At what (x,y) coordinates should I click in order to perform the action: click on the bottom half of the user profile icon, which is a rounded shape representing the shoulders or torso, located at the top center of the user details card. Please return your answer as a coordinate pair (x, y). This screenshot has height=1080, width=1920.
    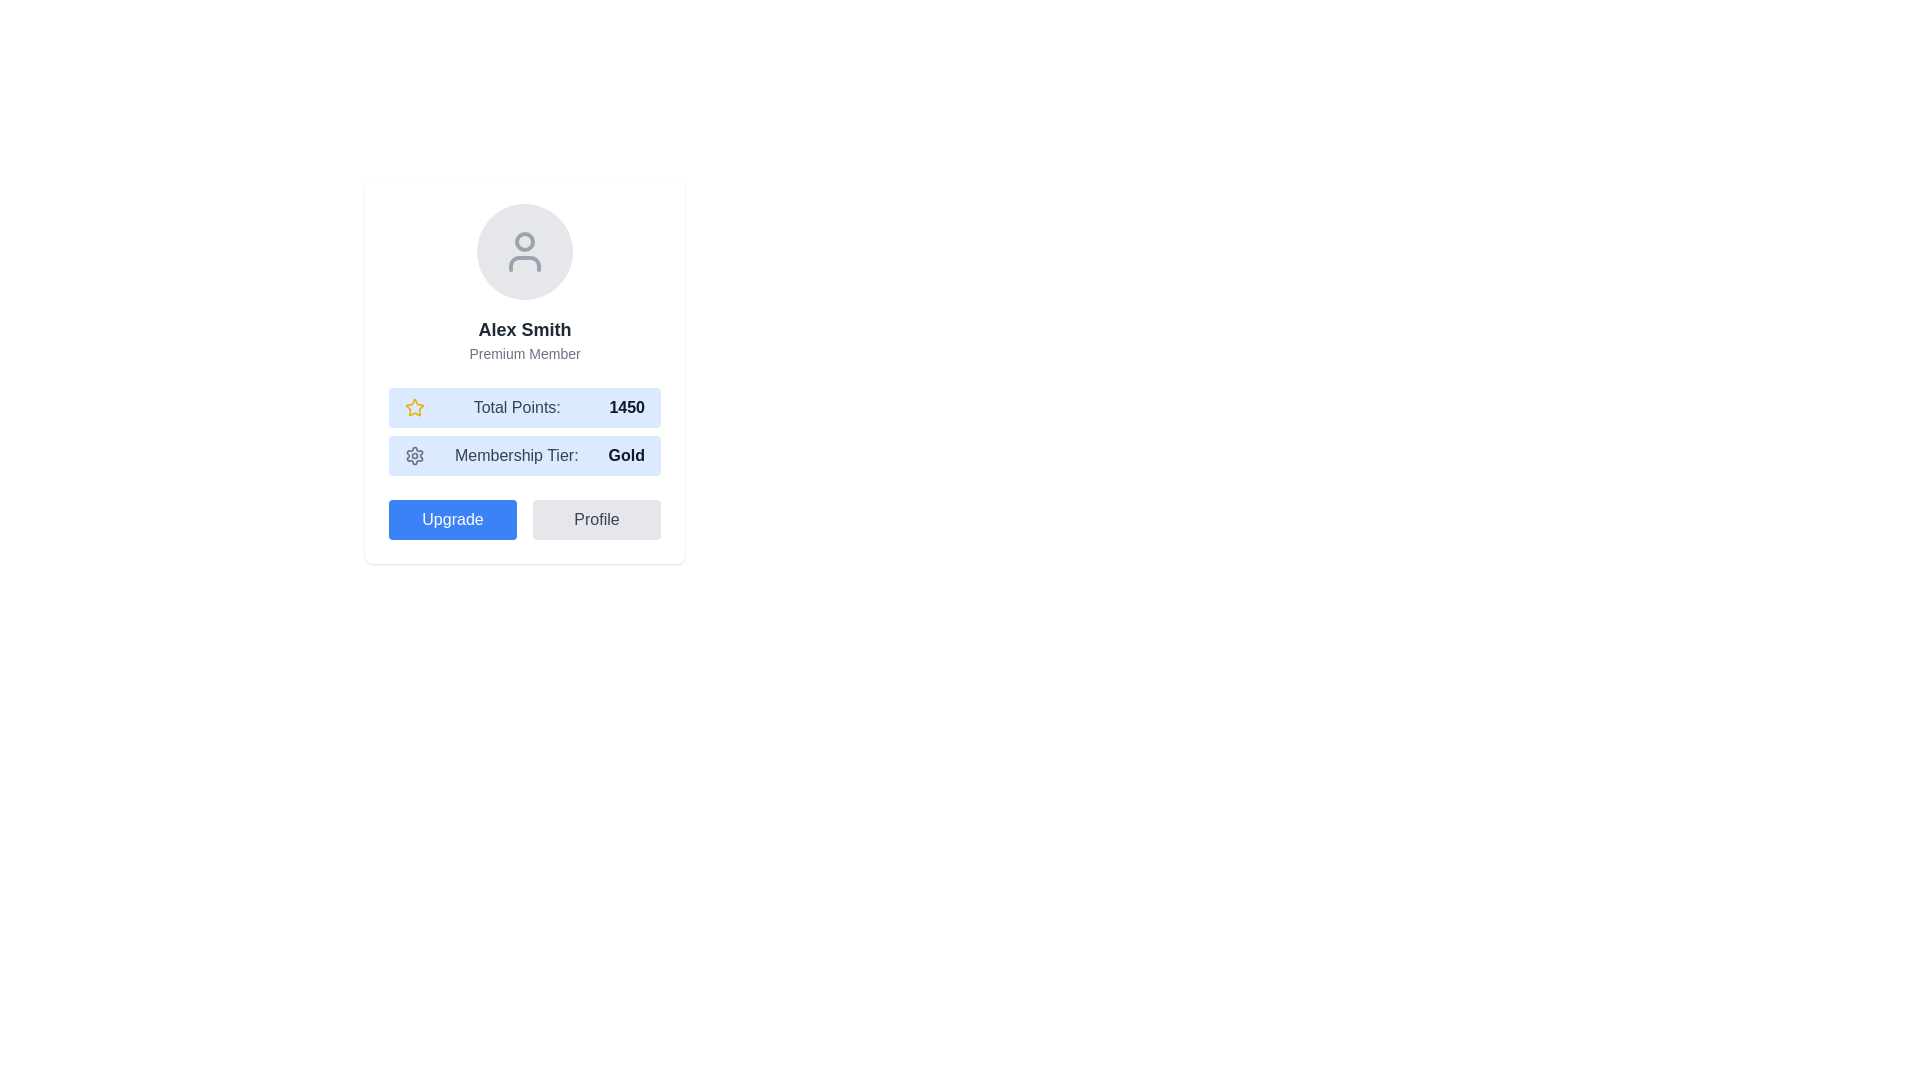
    Looking at the image, I should click on (524, 262).